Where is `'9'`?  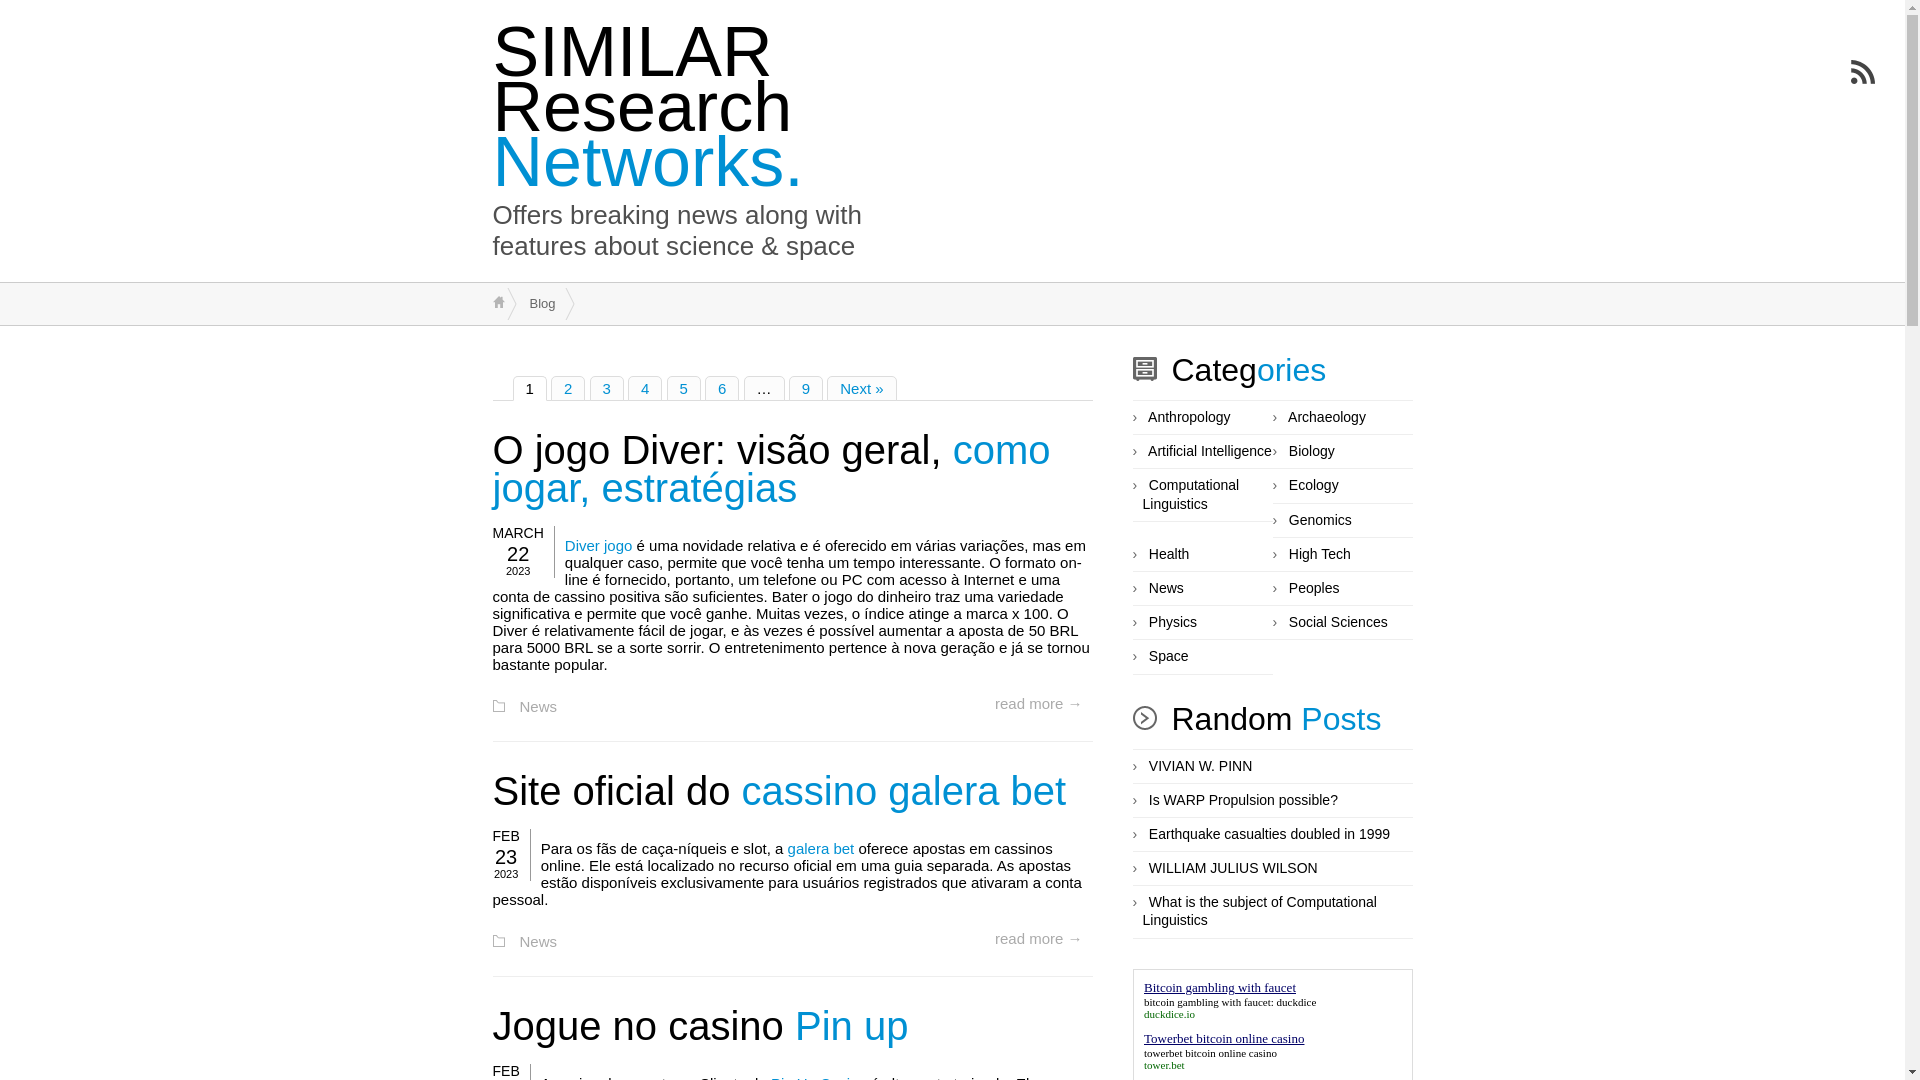 '9' is located at coordinates (806, 388).